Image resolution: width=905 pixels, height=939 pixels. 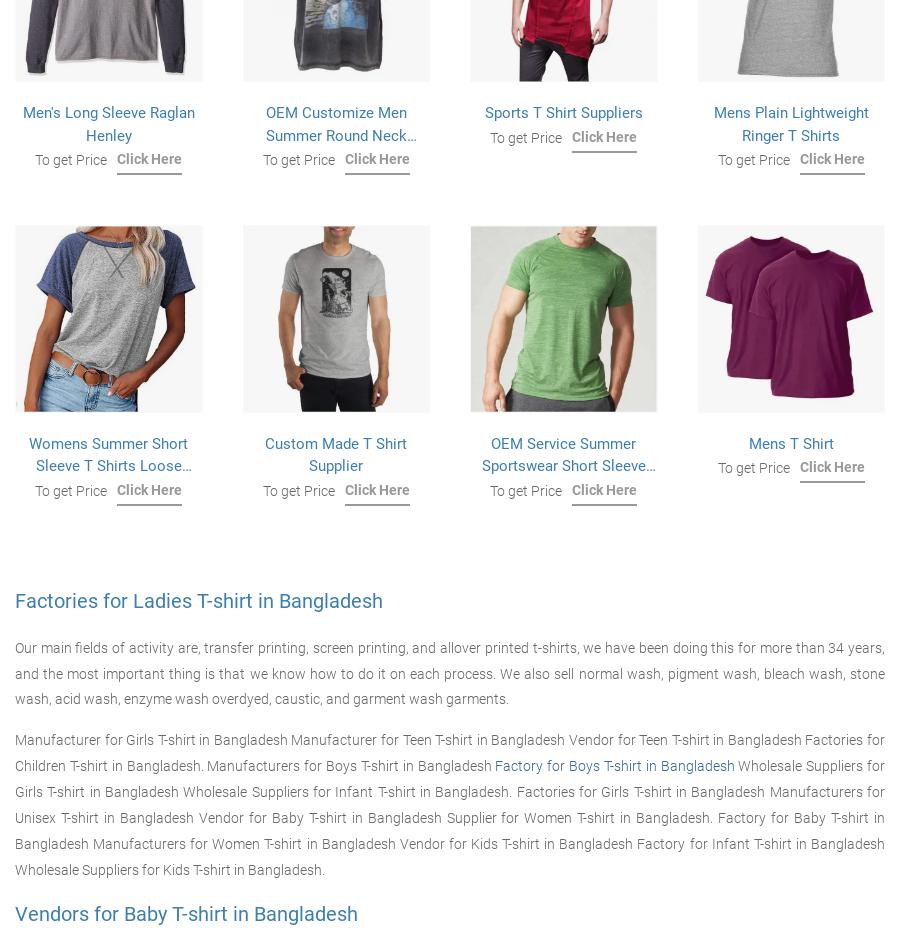 I want to click on 'OEM Customize Men Summer Round Neck Oversized Printing T Shirt Loose Fashion Casual Old Washed Tshirt', so click(x=334, y=158).